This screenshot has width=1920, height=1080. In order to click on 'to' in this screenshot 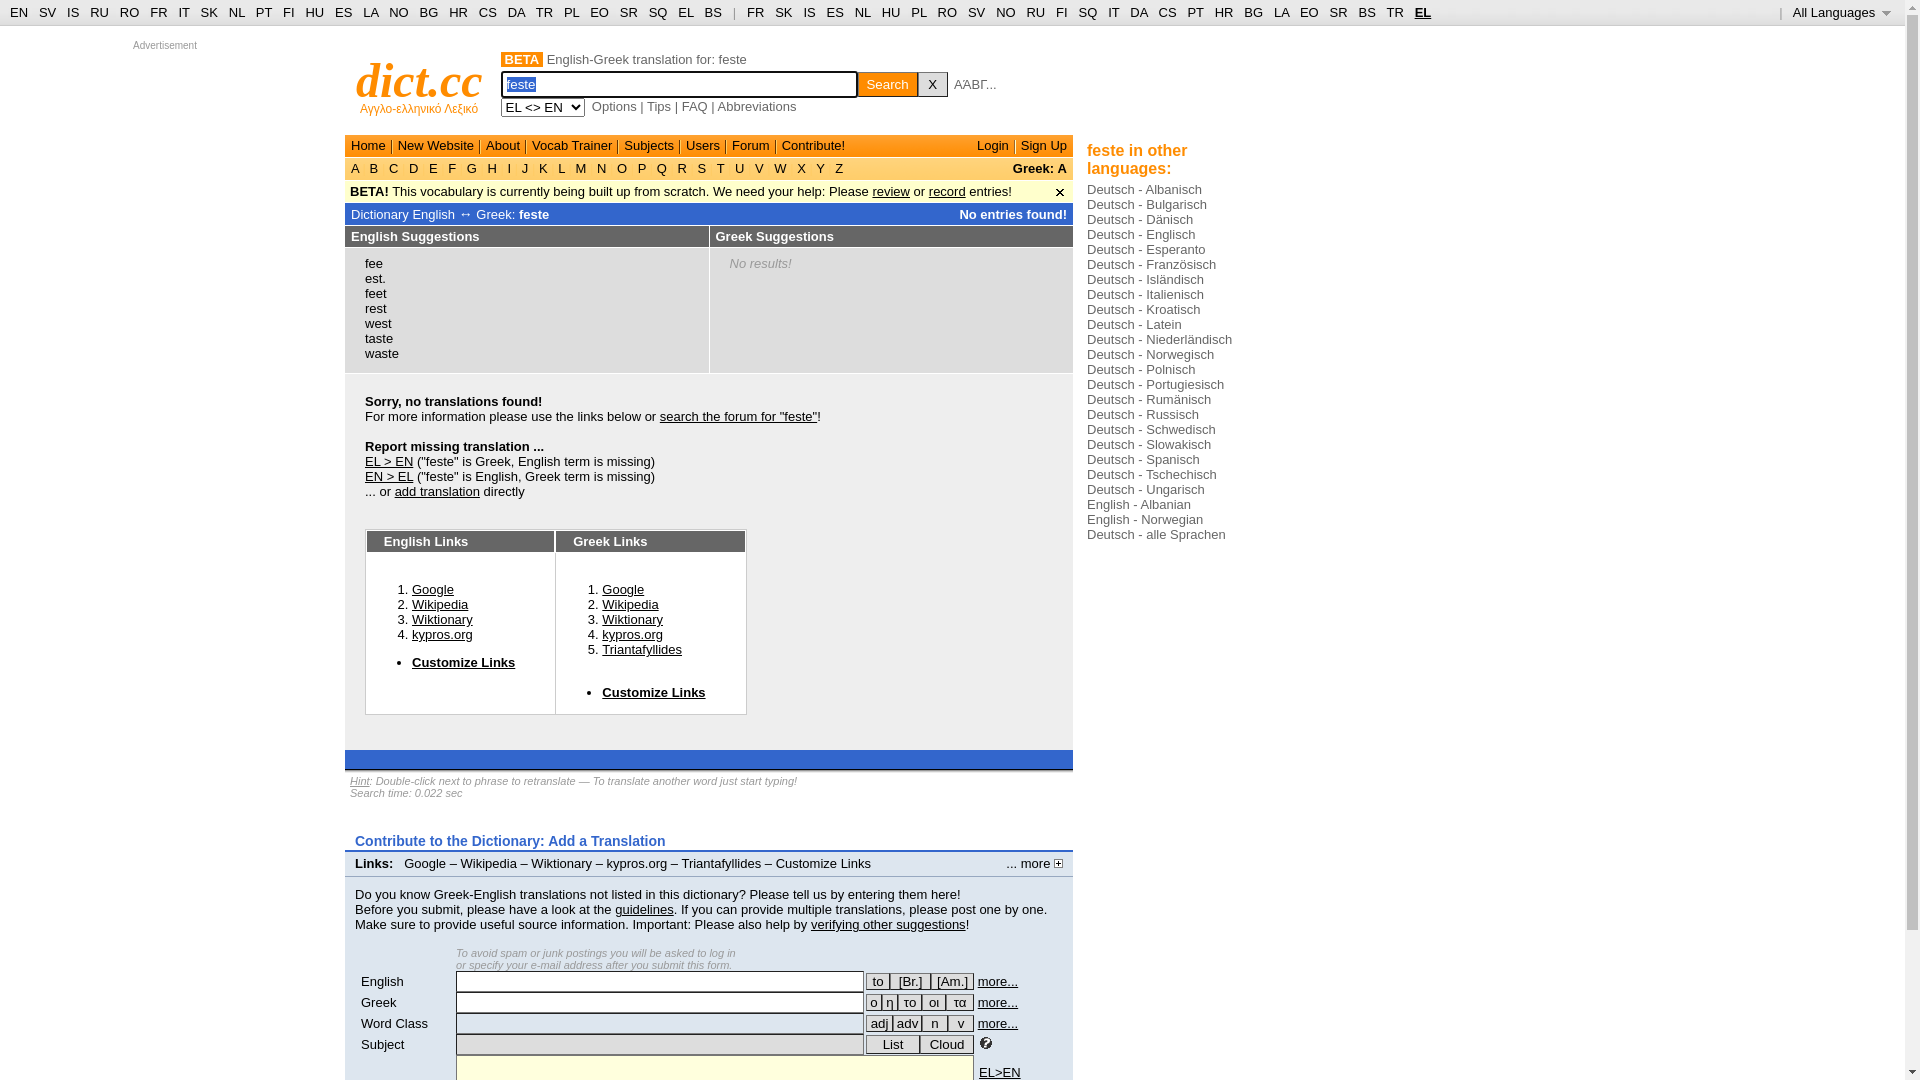, I will do `click(878, 980)`.